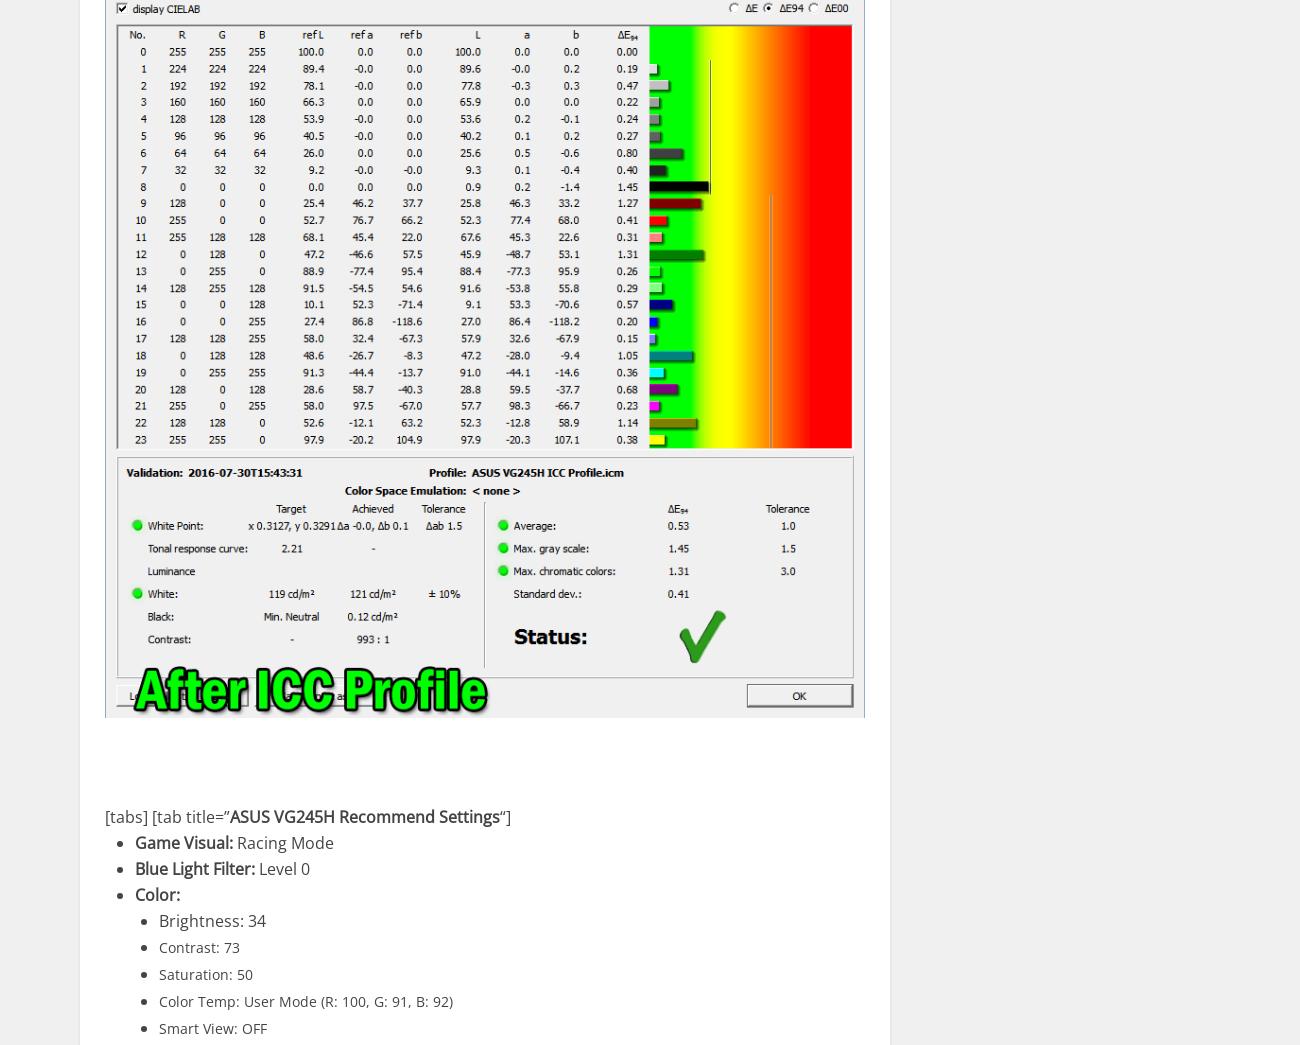 The width and height of the screenshot is (1300, 1045). I want to click on 'Blue Light Filter:', so click(195, 866).